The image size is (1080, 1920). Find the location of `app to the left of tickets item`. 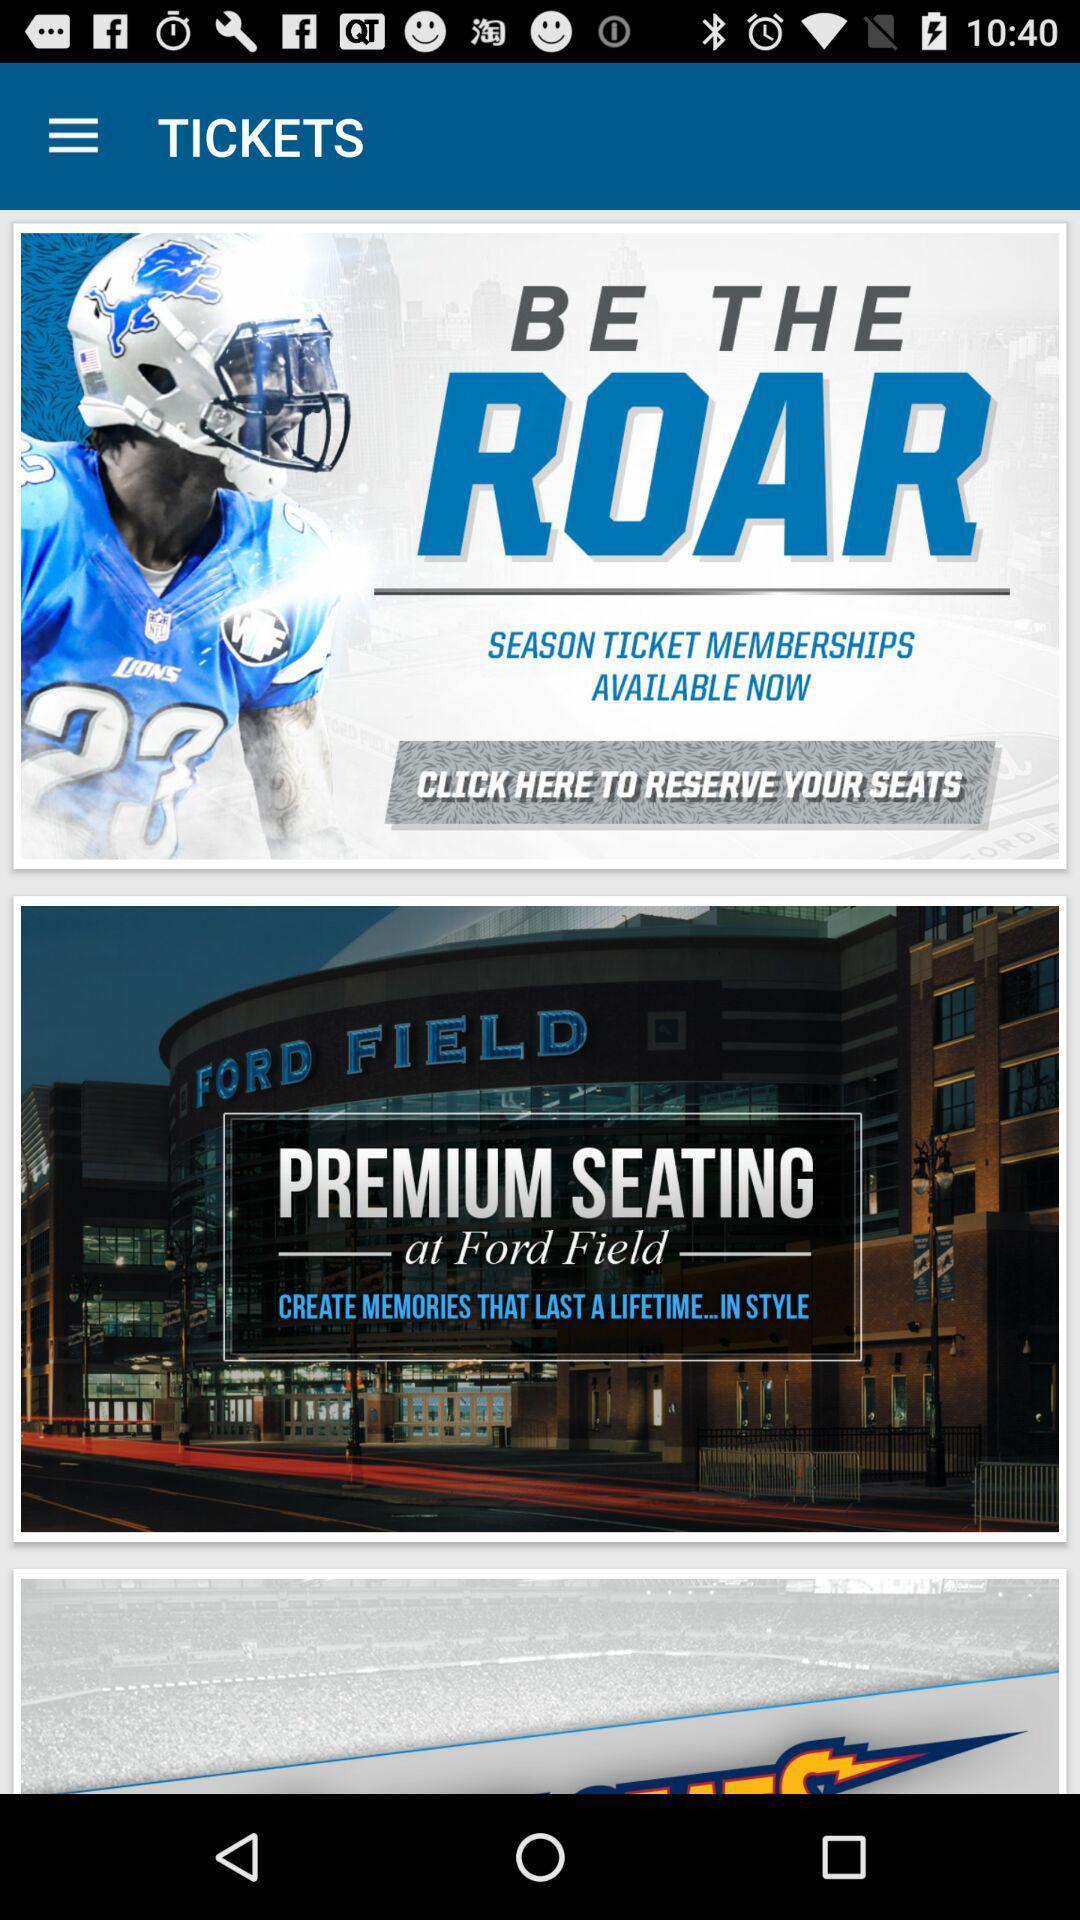

app to the left of tickets item is located at coordinates (72, 135).